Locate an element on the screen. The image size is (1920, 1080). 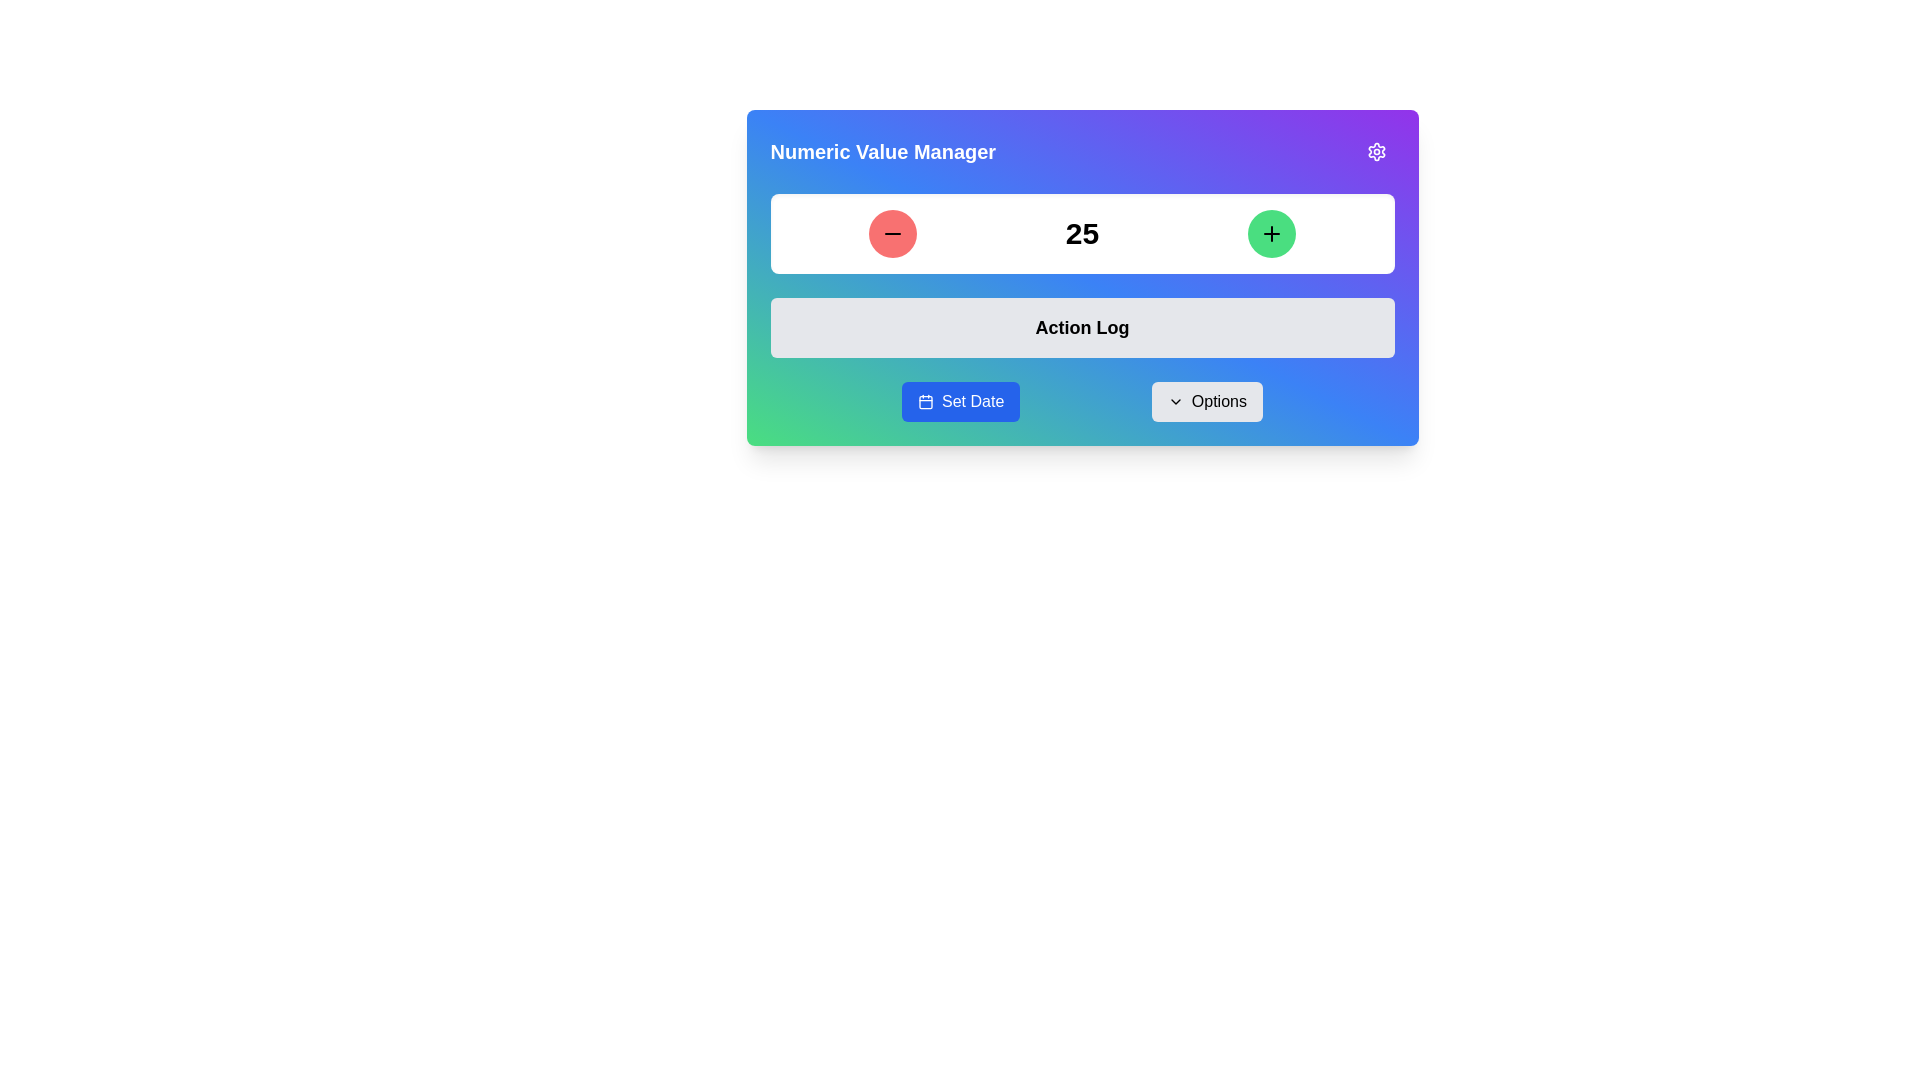
the circular red button with a minus(-) symbol, located to the left of the number display ('25') is located at coordinates (891, 233).